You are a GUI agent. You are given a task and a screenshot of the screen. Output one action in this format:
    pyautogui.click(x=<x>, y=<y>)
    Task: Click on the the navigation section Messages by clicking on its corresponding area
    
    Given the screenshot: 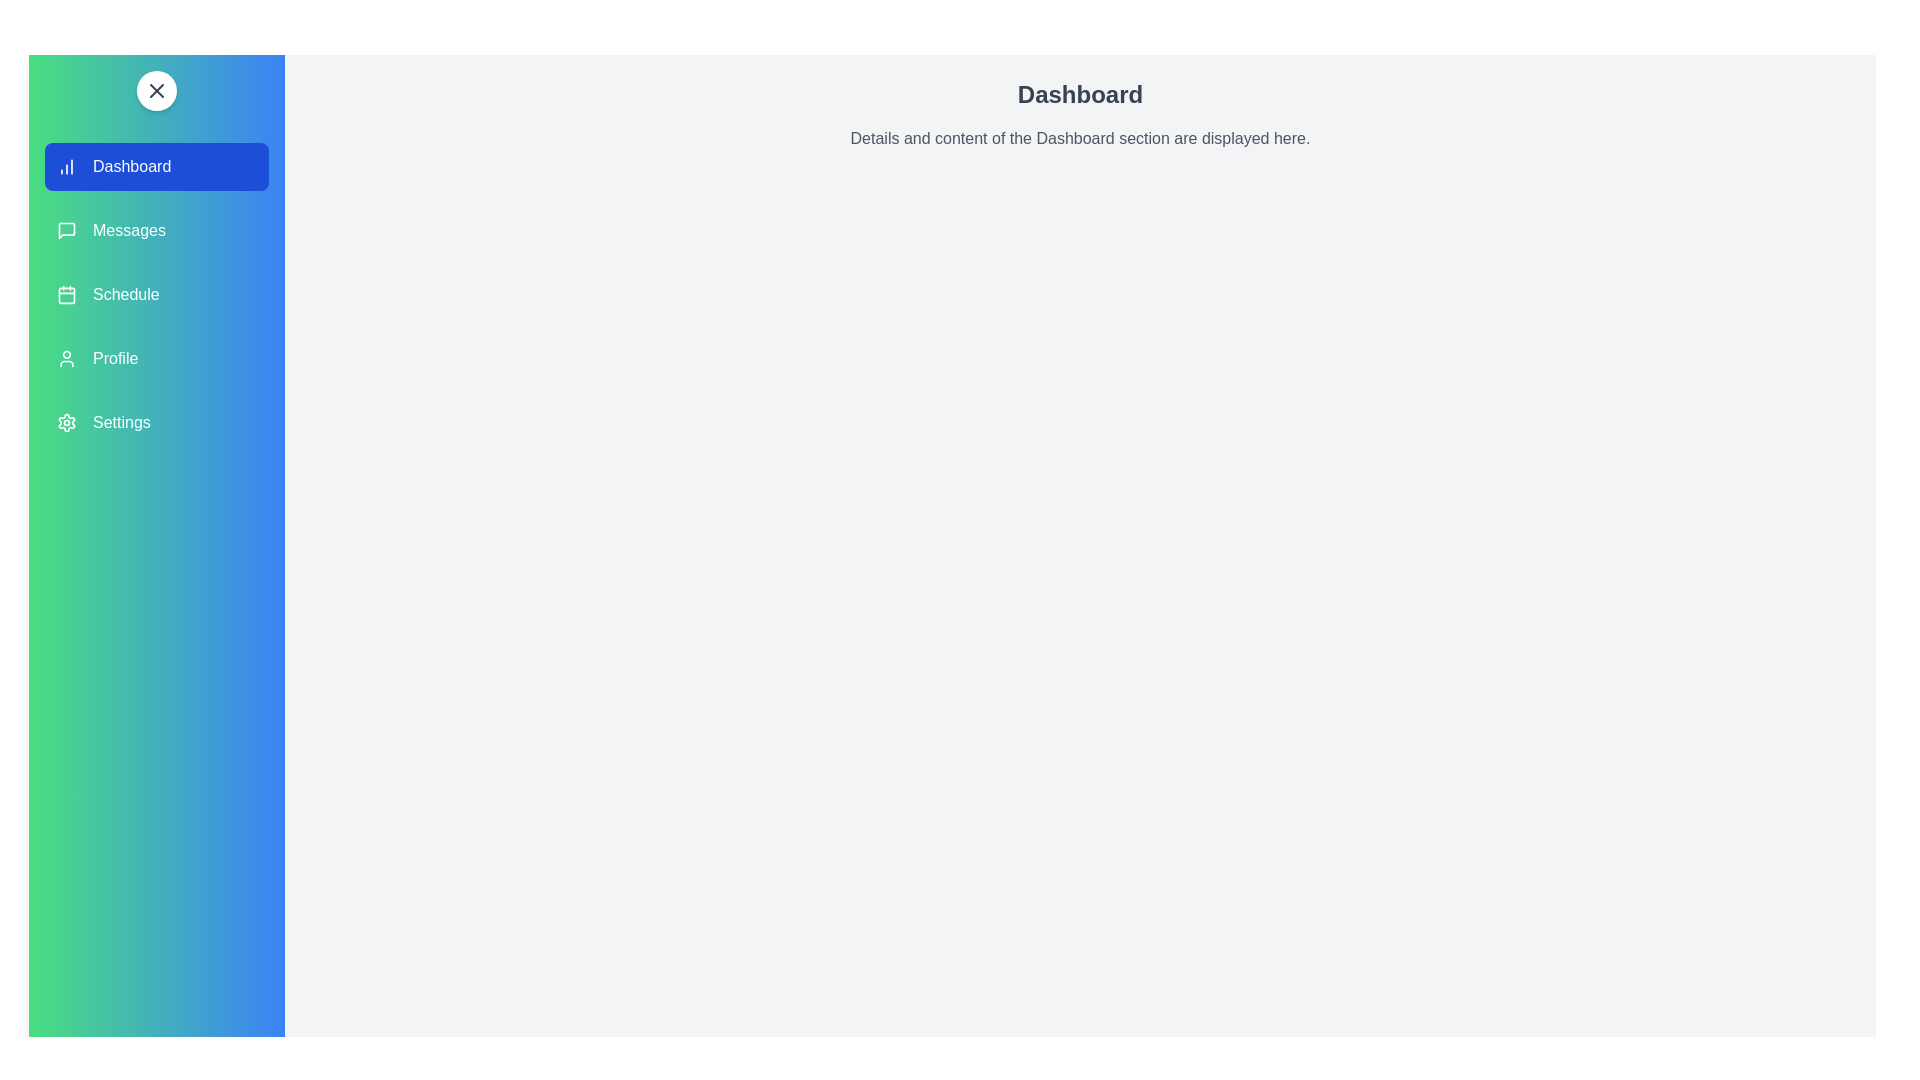 What is the action you would take?
    pyautogui.click(x=156, y=230)
    